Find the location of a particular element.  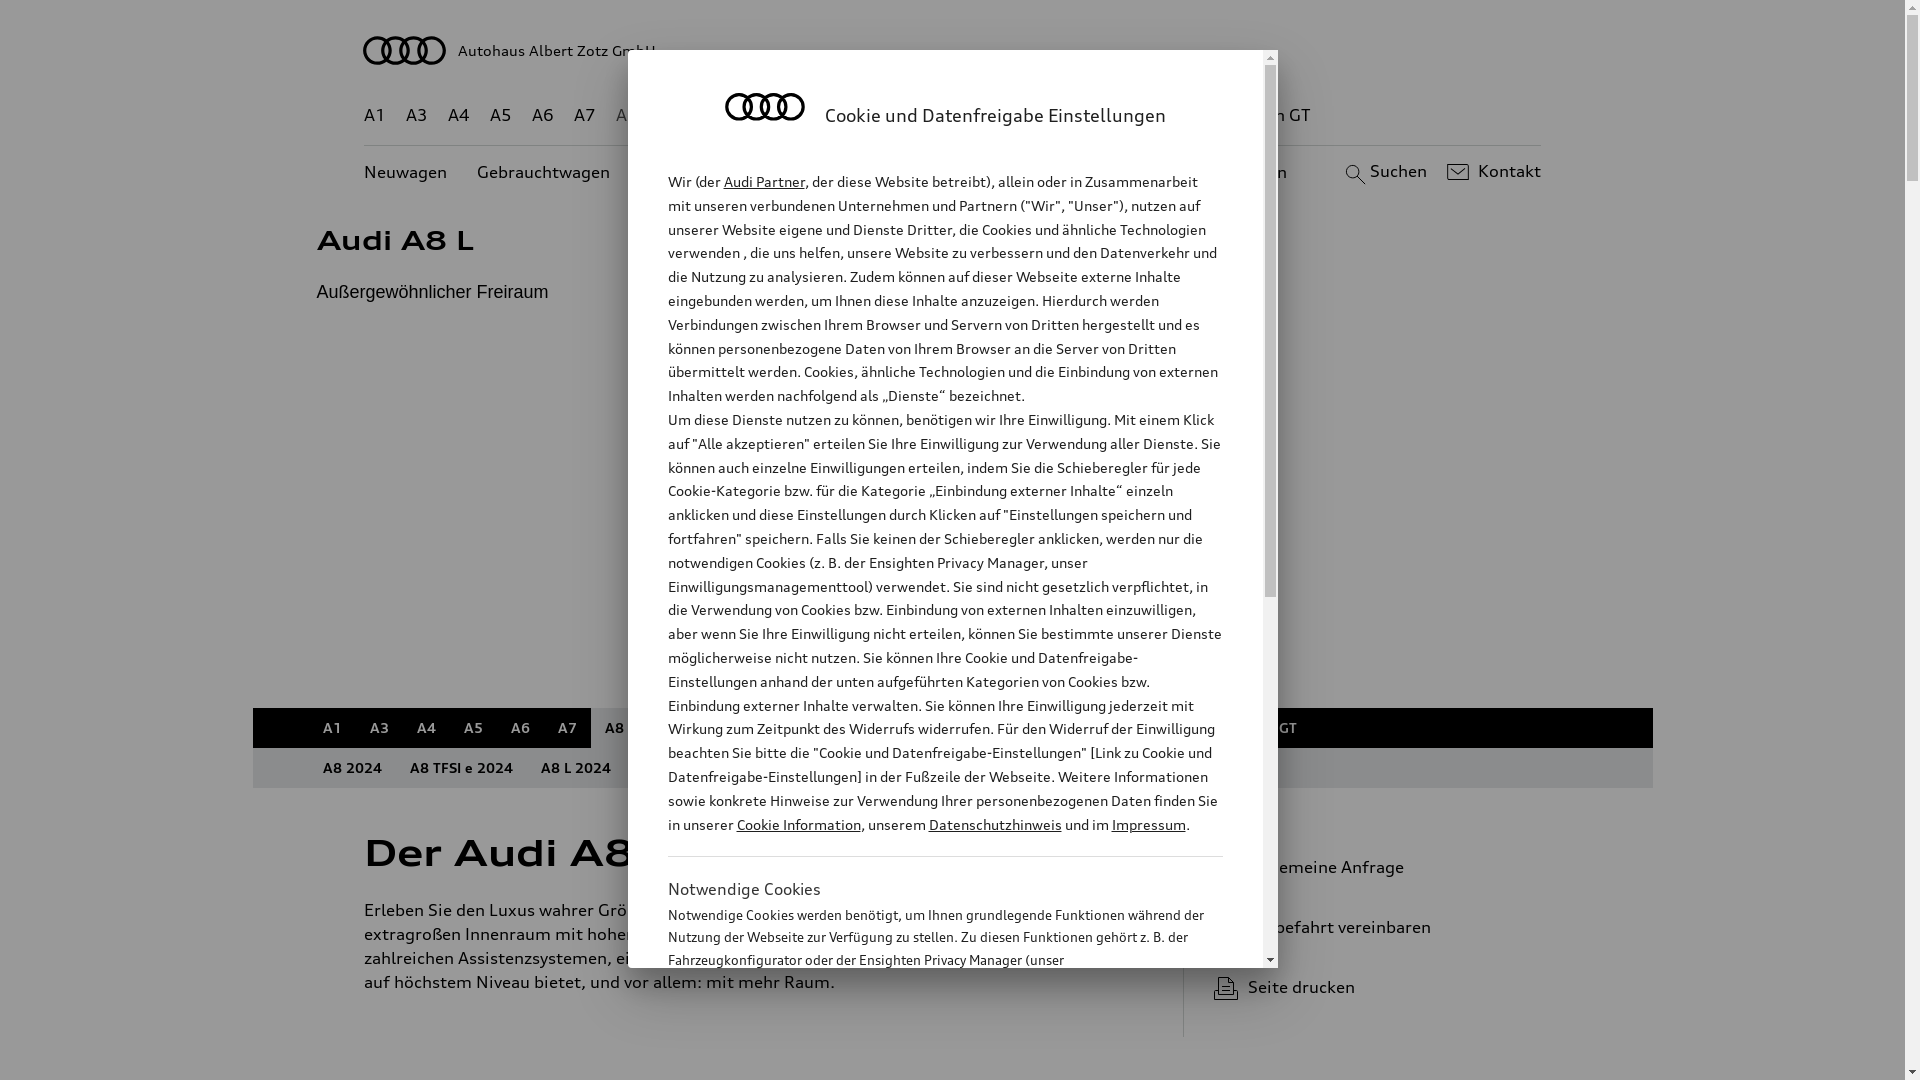

'Q3' is located at coordinates (712, 115).